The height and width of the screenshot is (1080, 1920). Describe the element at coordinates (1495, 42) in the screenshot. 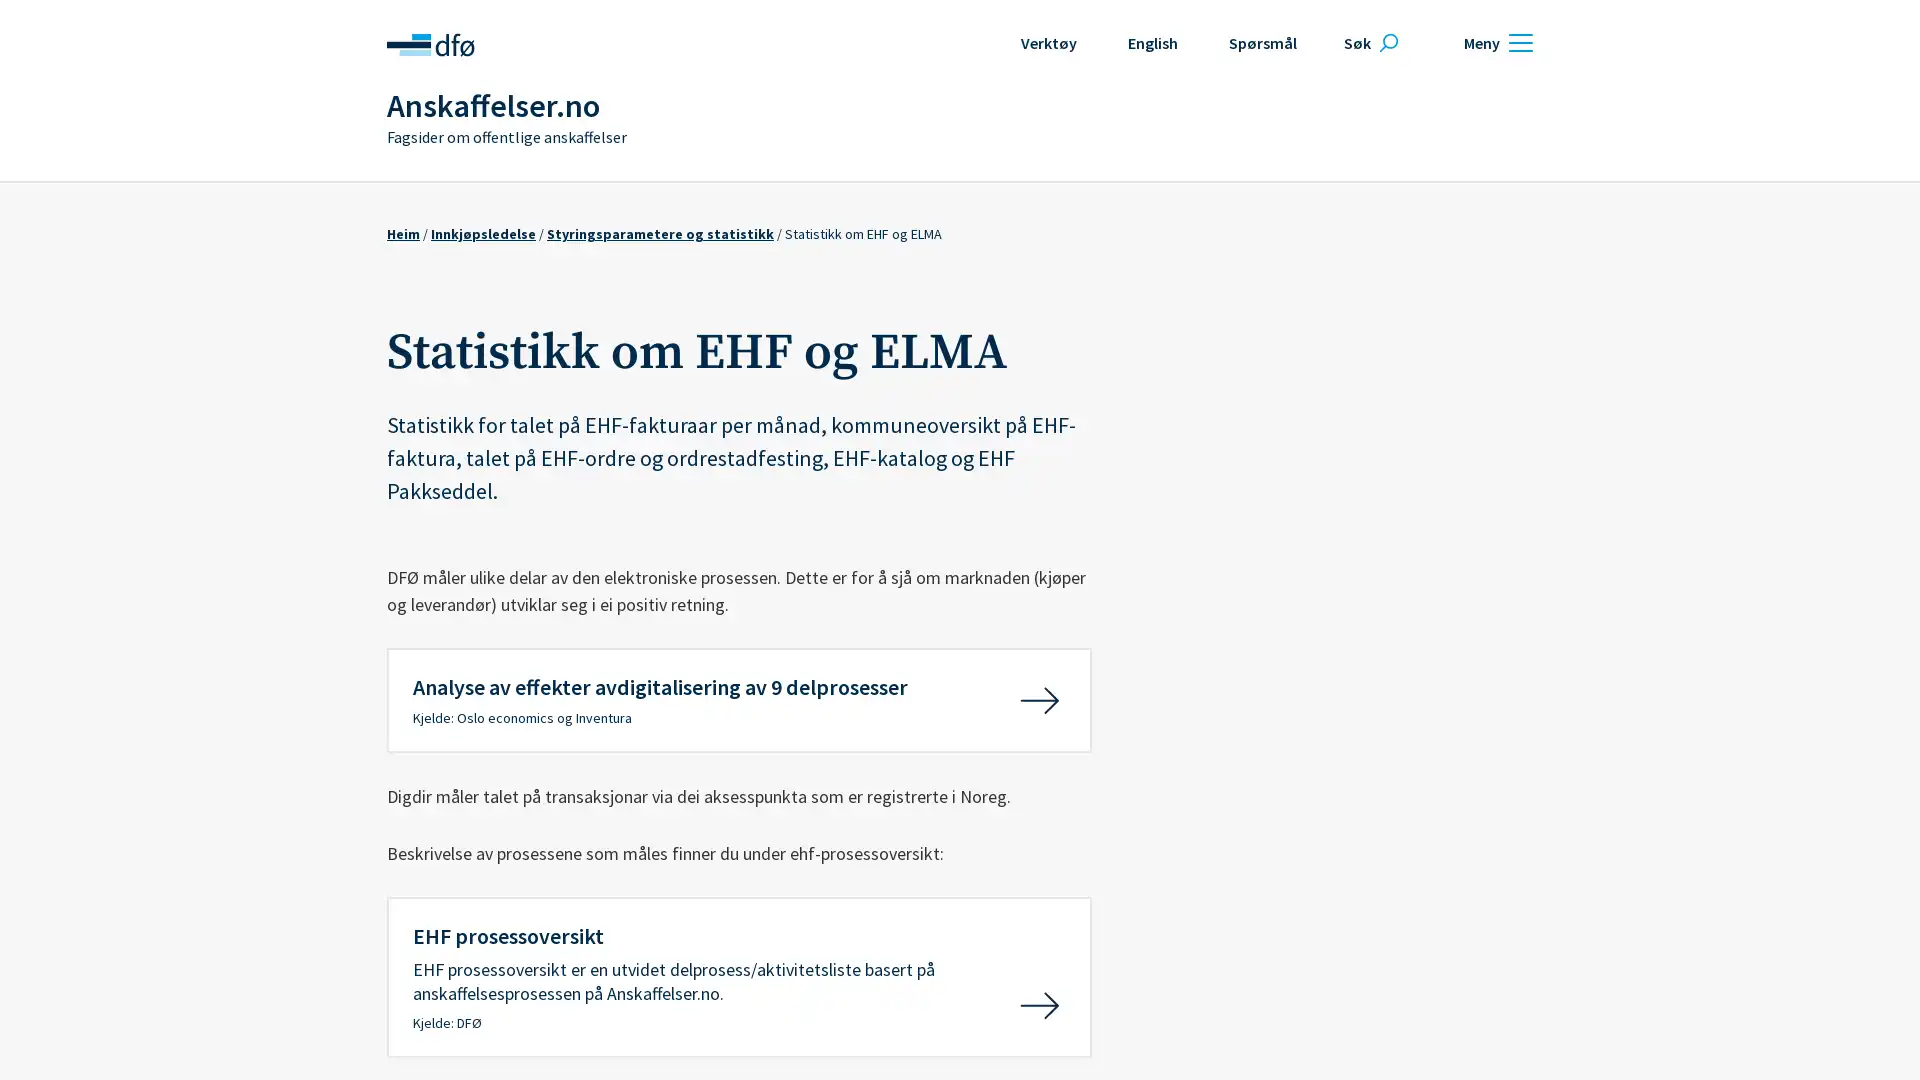

I see `Apne meny` at that location.